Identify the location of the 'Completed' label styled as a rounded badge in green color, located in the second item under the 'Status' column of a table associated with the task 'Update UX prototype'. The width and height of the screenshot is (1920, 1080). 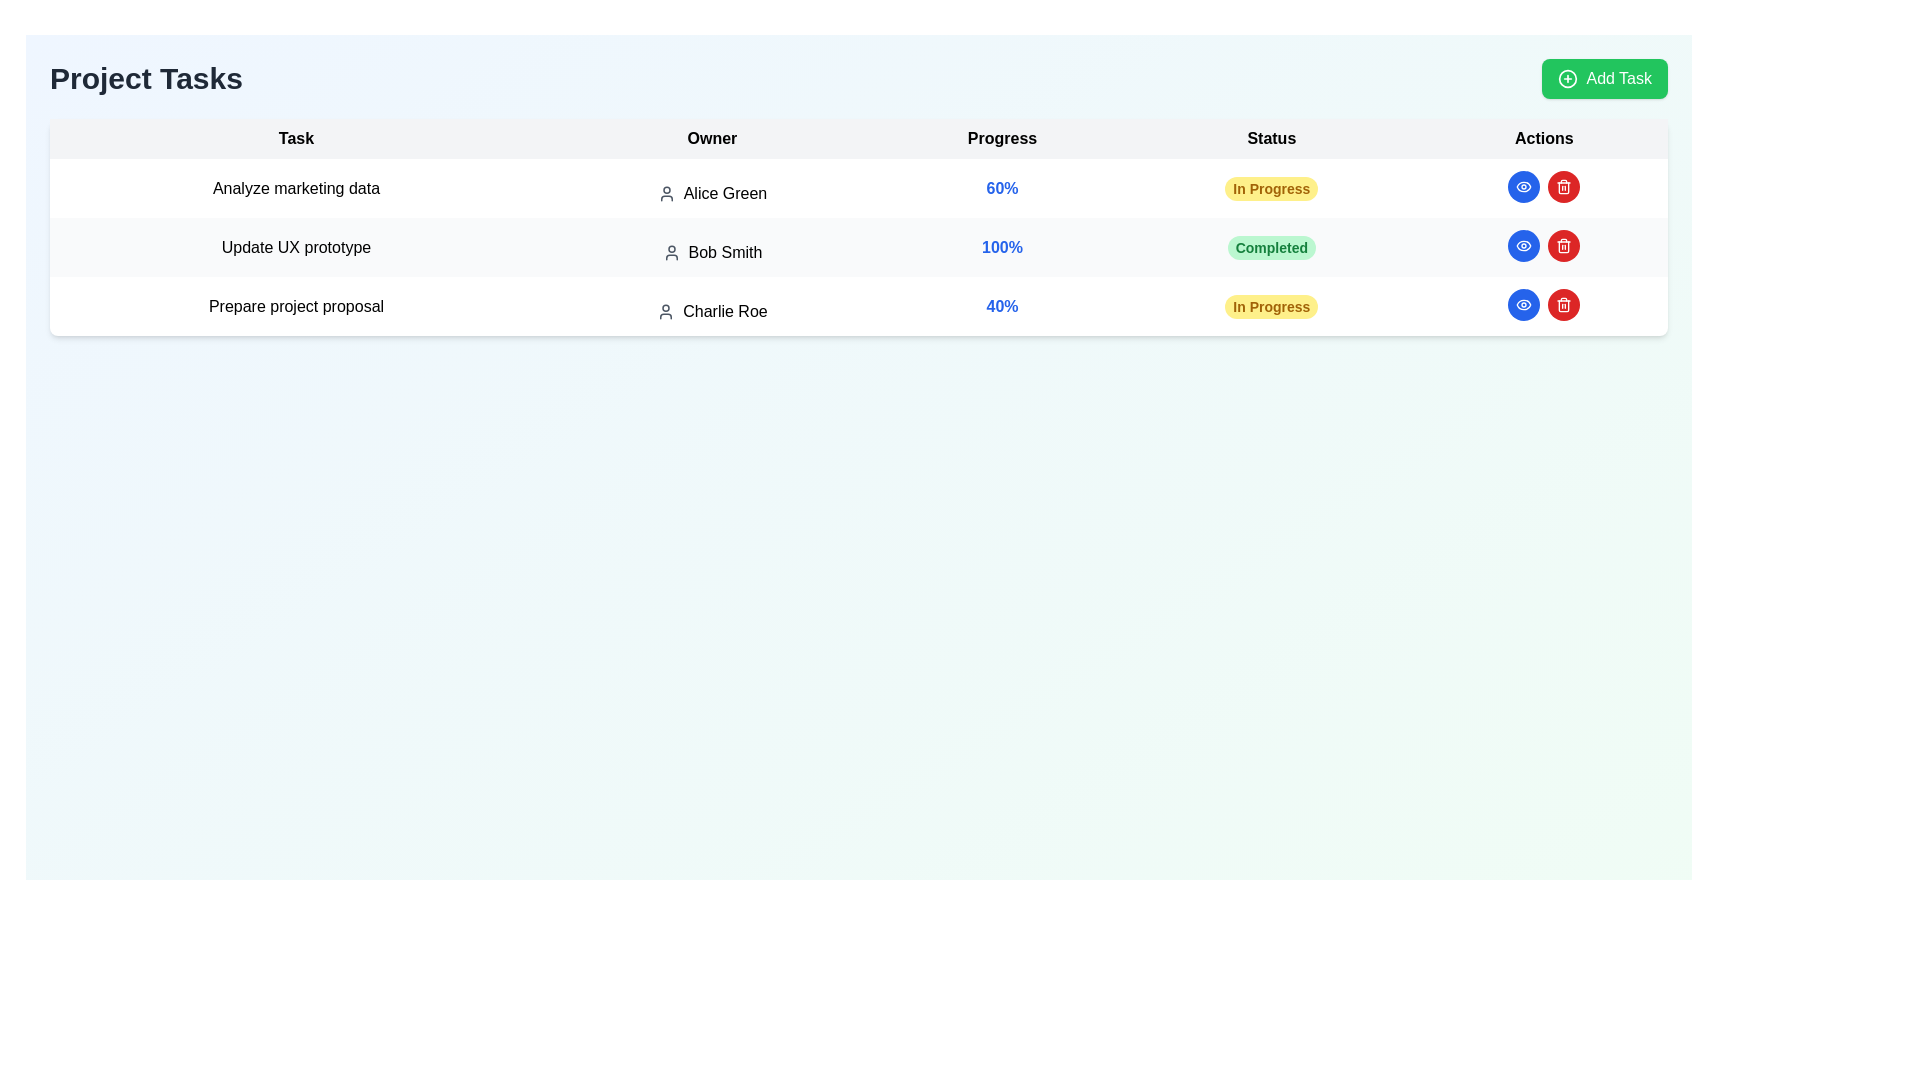
(1270, 246).